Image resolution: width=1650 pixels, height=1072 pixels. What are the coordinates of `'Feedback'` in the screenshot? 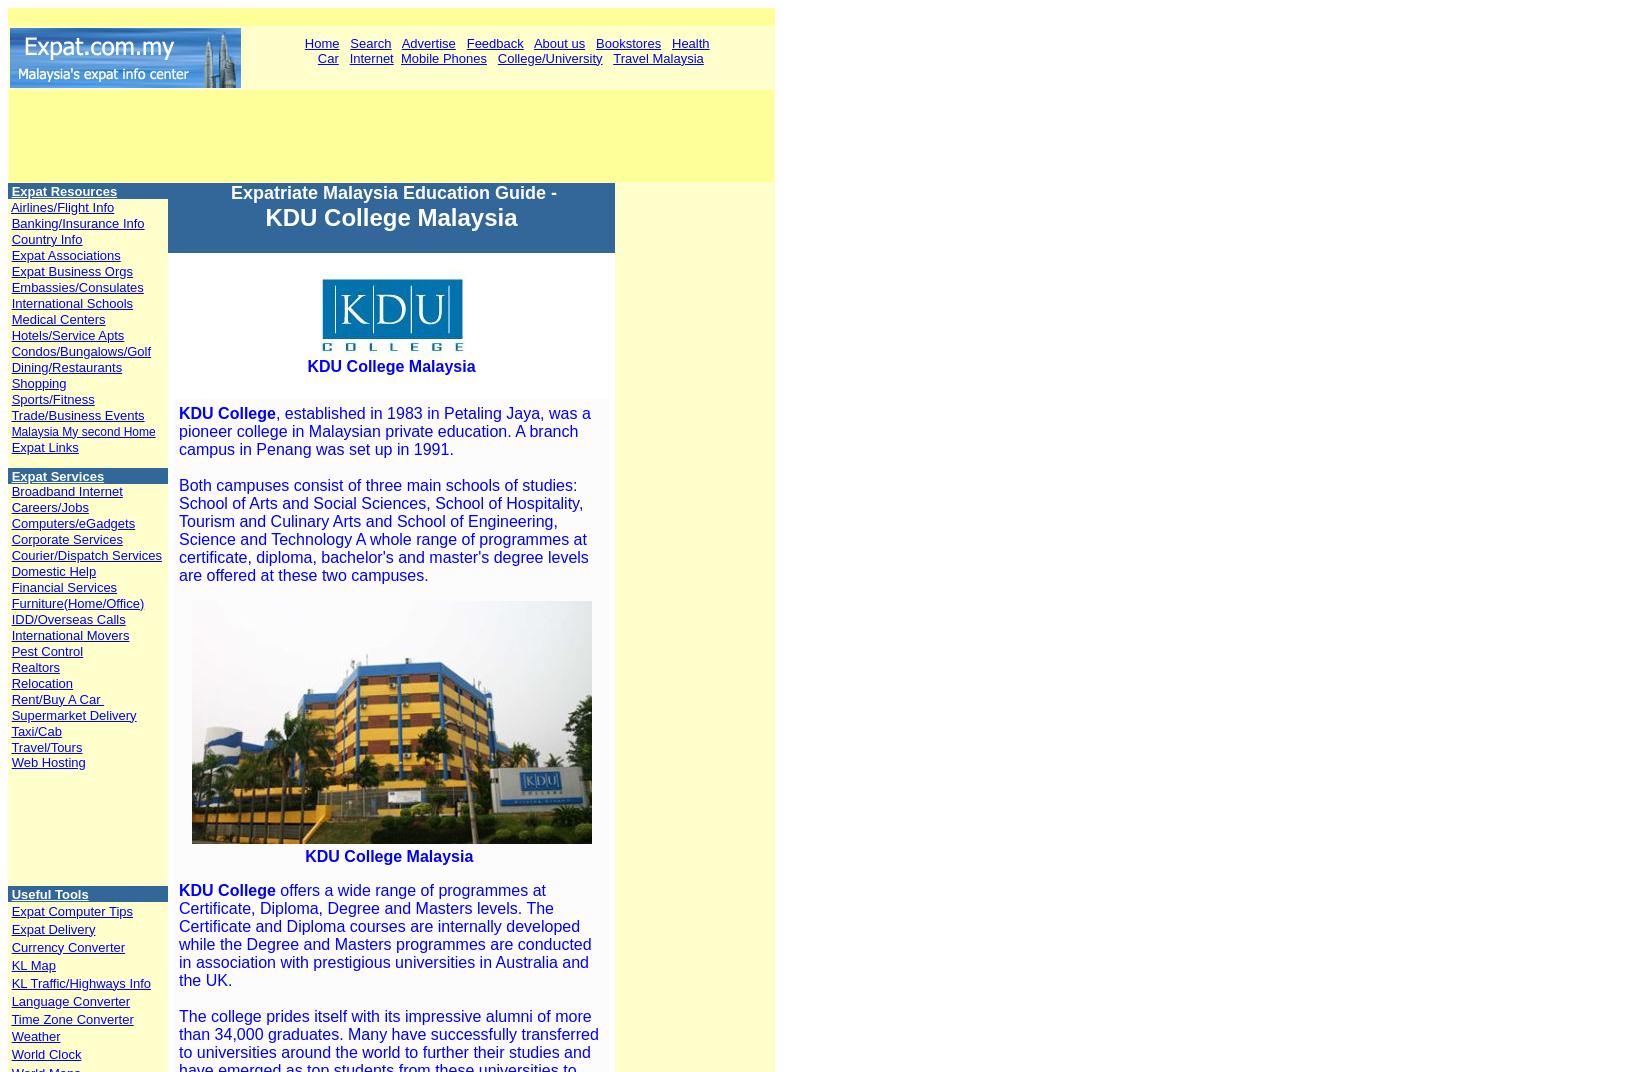 It's located at (493, 41).